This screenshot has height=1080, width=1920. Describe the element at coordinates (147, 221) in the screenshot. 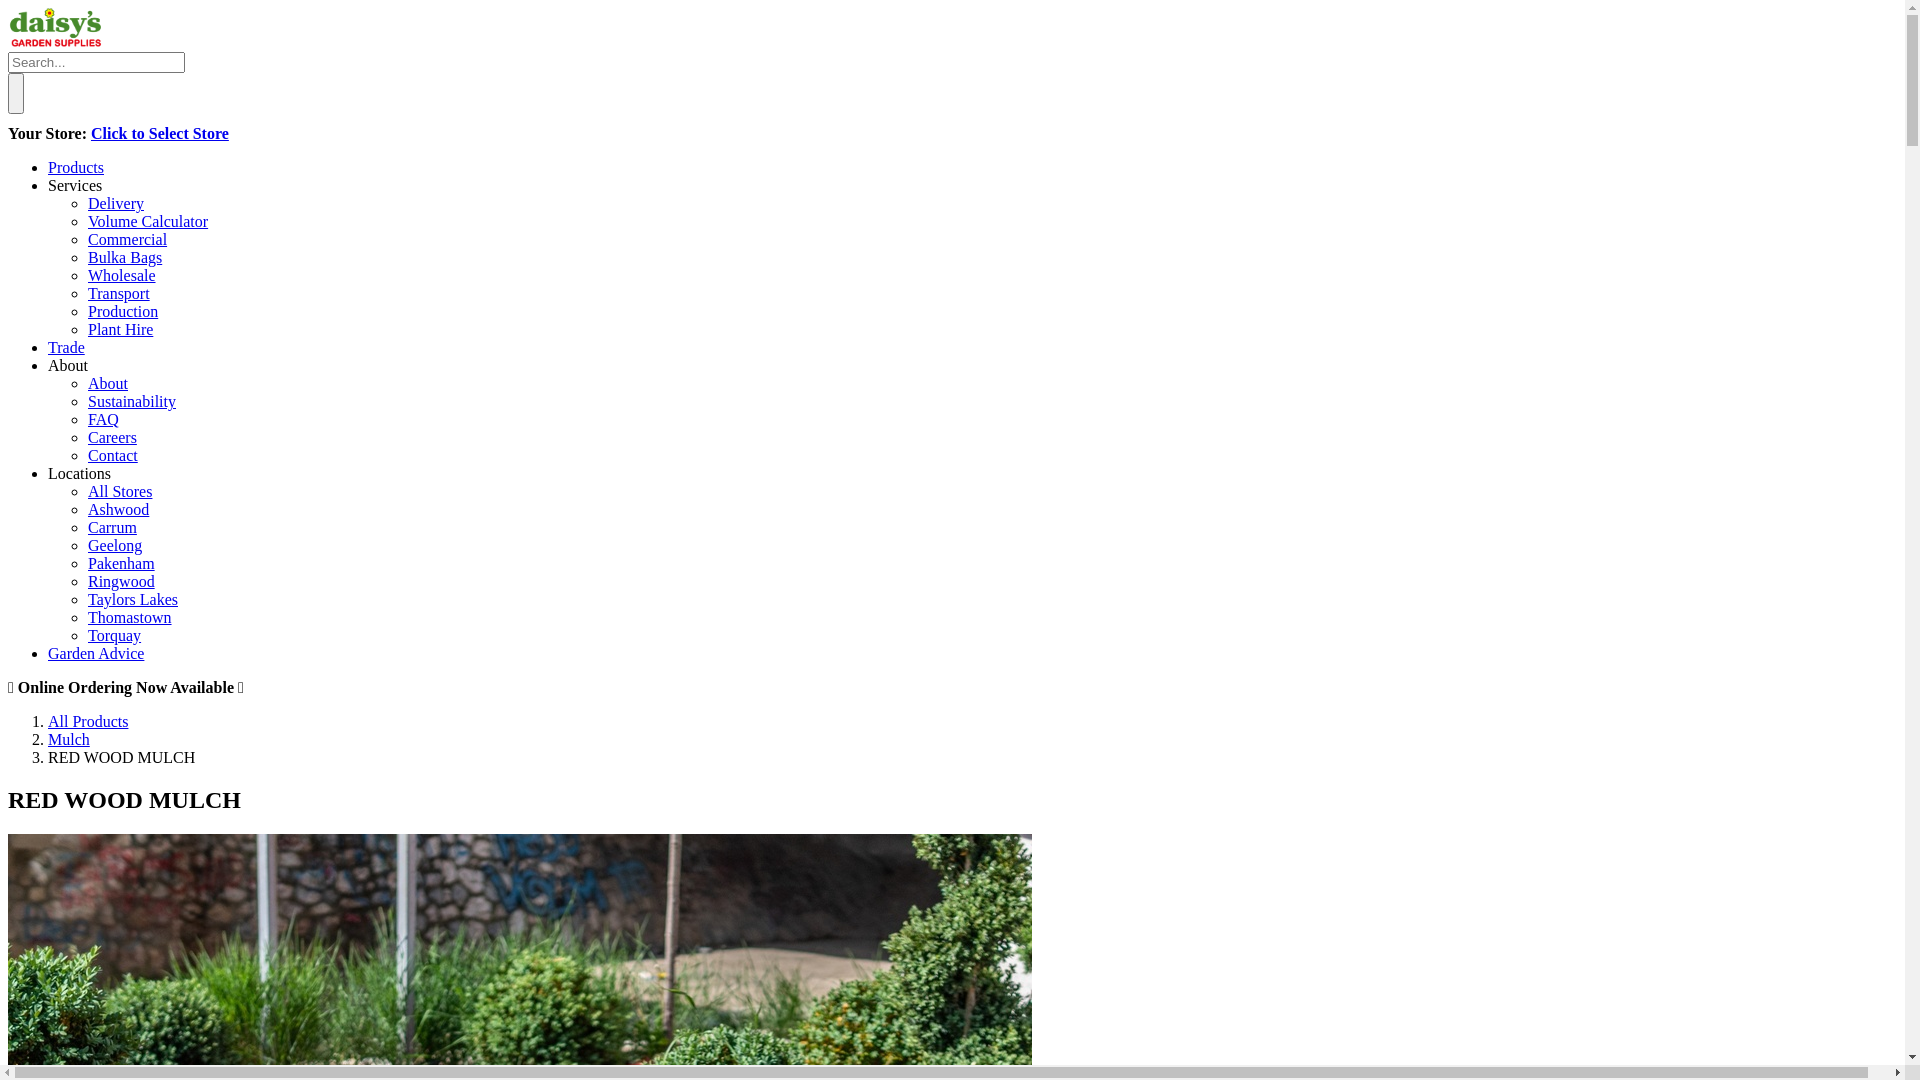

I see `'Volume Calculator'` at that location.